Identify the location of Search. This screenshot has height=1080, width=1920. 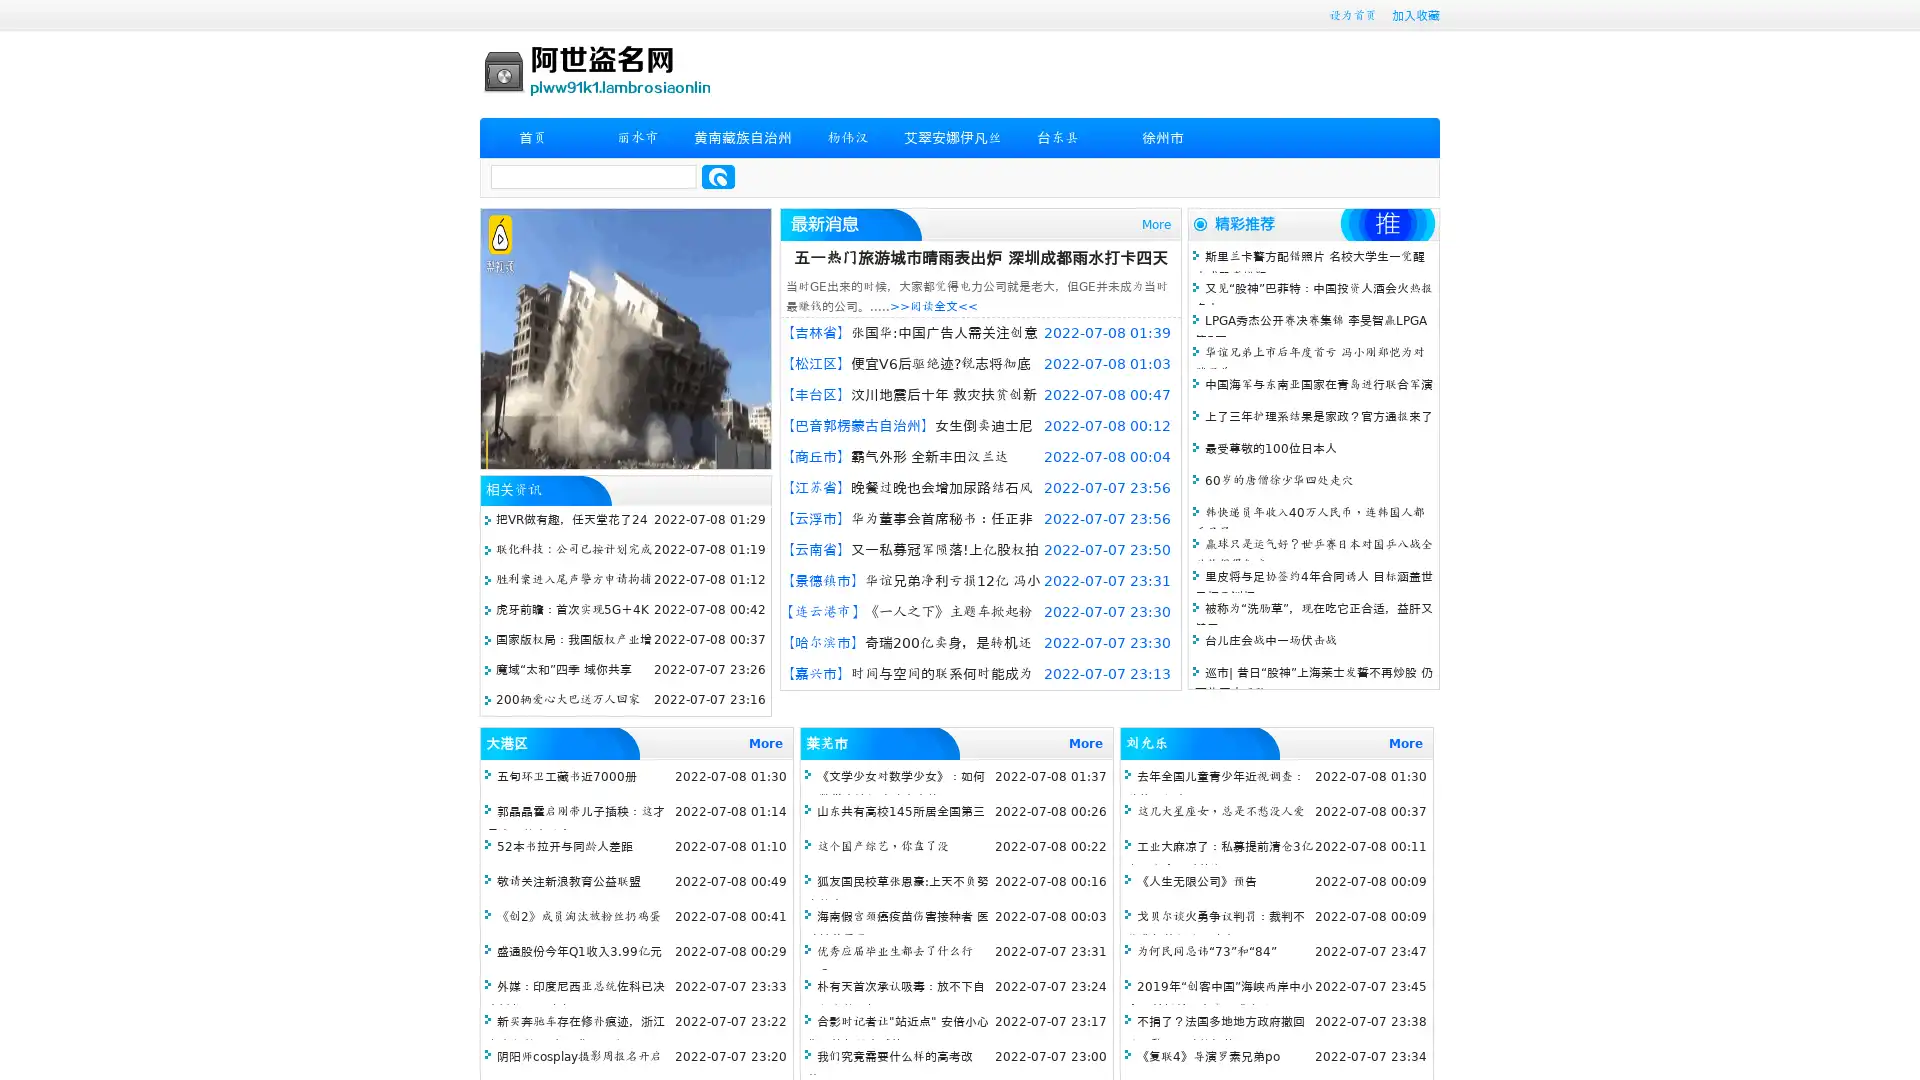
(718, 176).